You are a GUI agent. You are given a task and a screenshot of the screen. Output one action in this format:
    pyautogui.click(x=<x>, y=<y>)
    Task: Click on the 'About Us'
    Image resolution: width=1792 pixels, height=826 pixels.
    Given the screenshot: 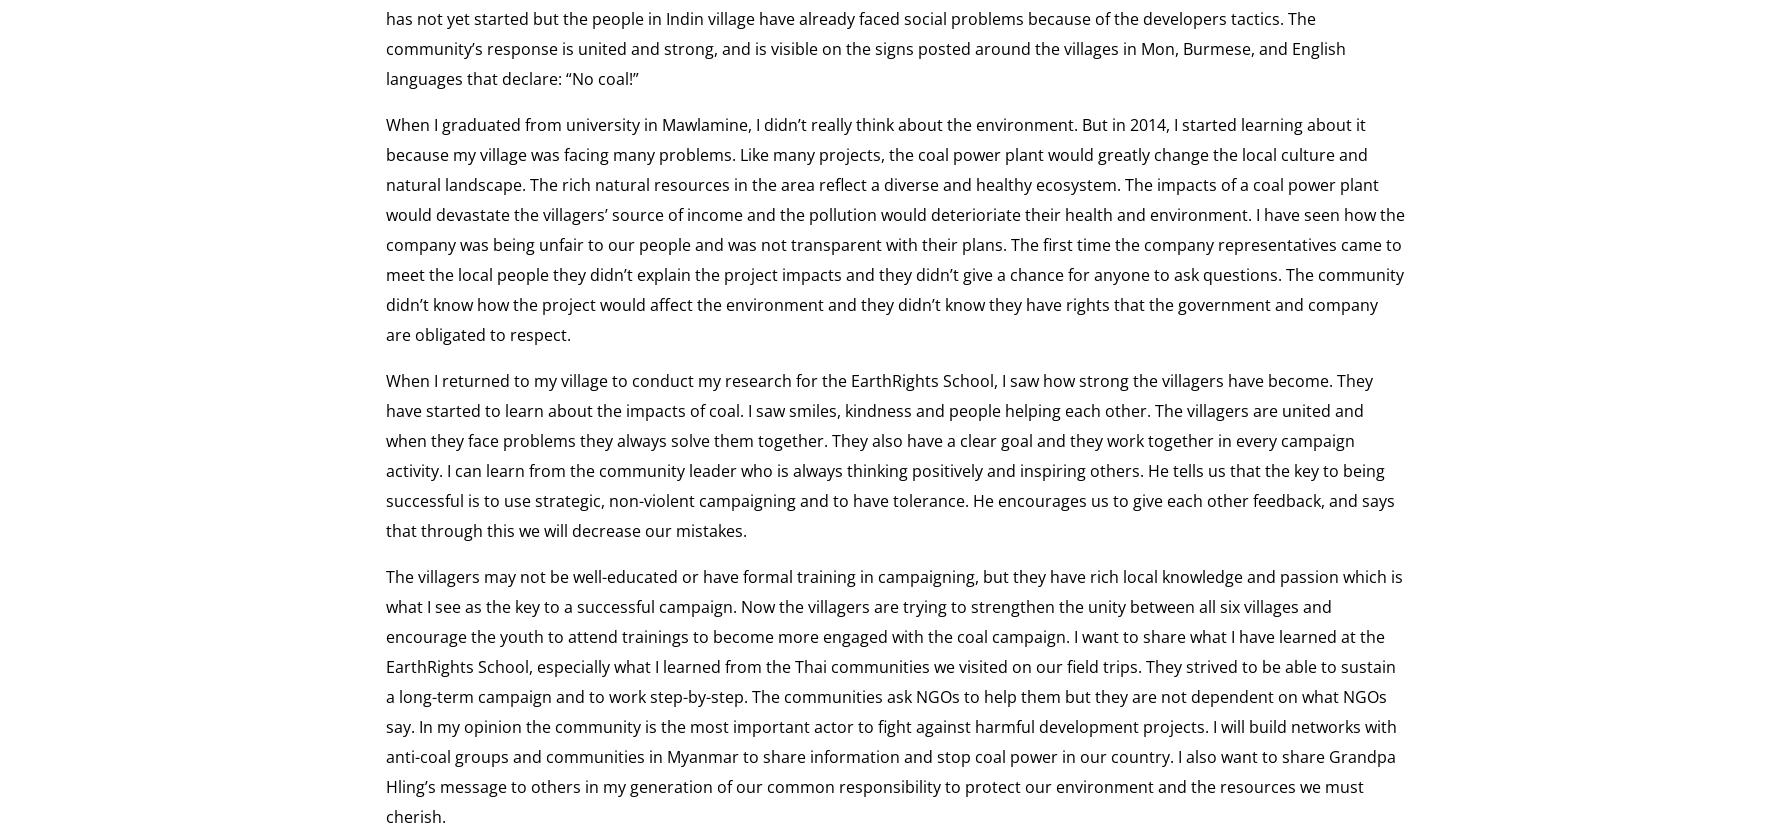 What is the action you would take?
    pyautogui.click(x=535, y=186)
    